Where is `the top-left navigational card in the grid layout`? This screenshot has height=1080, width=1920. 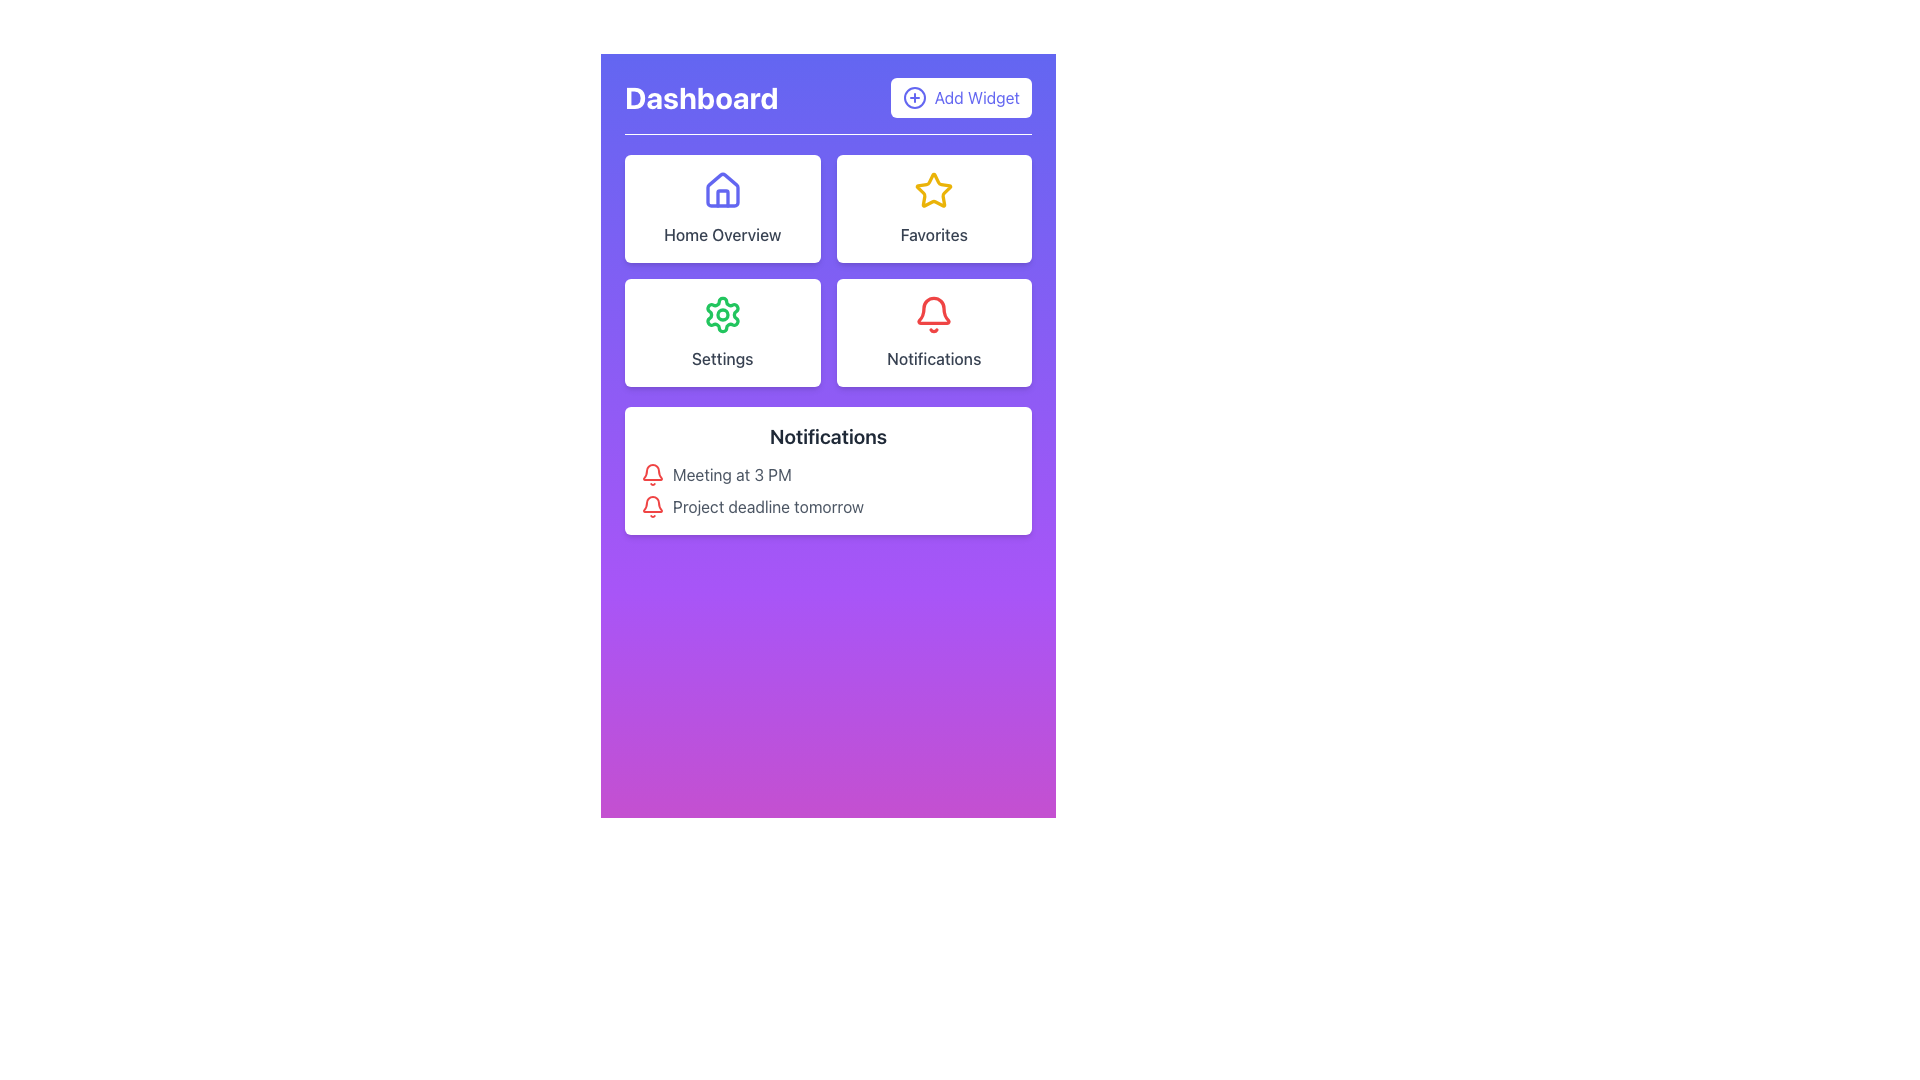
the top-left navigational card in the grid layout is located at coordinates (721, 208).